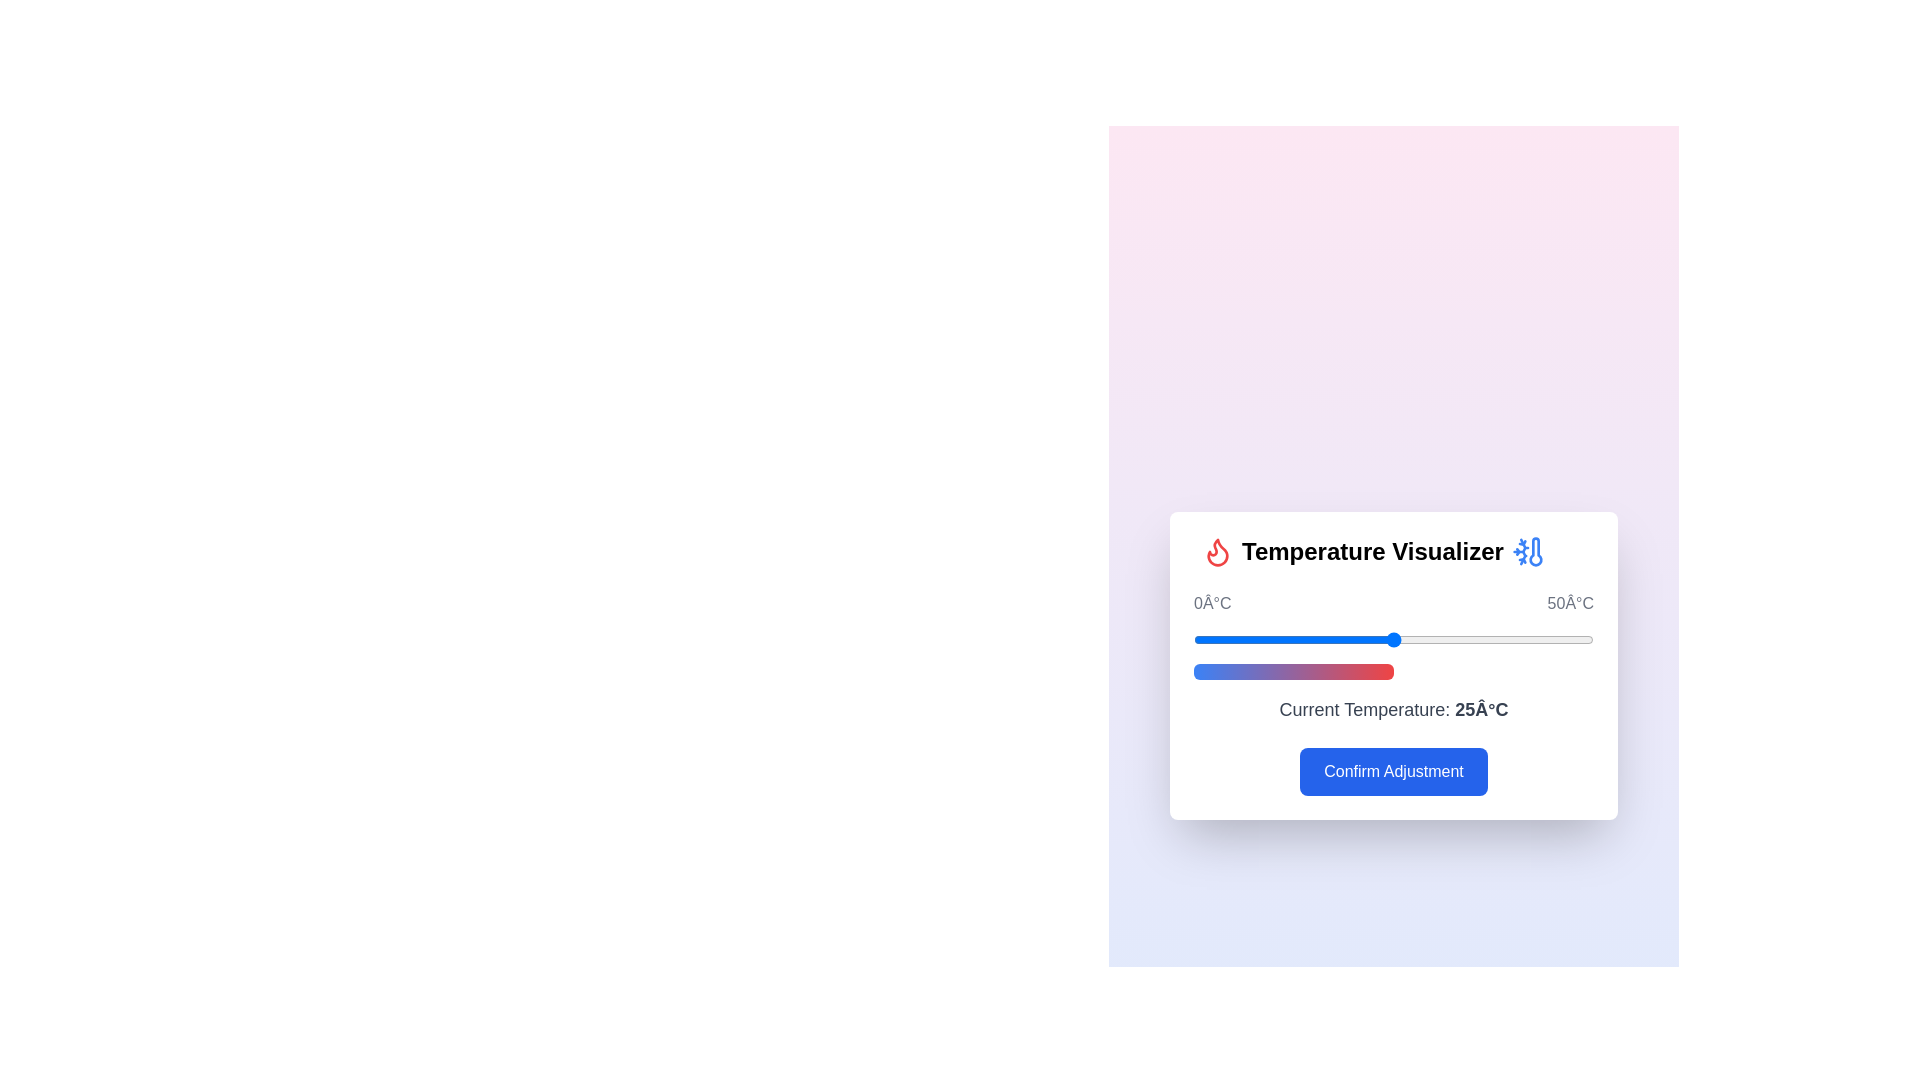 This screenshot has width=1920, height=1080. What do you see at coordinates (1361, 640) in the screenshot?
I see `the temperature slider to 21°C to observe the visual feedback` at bounding box center [1361, 640].